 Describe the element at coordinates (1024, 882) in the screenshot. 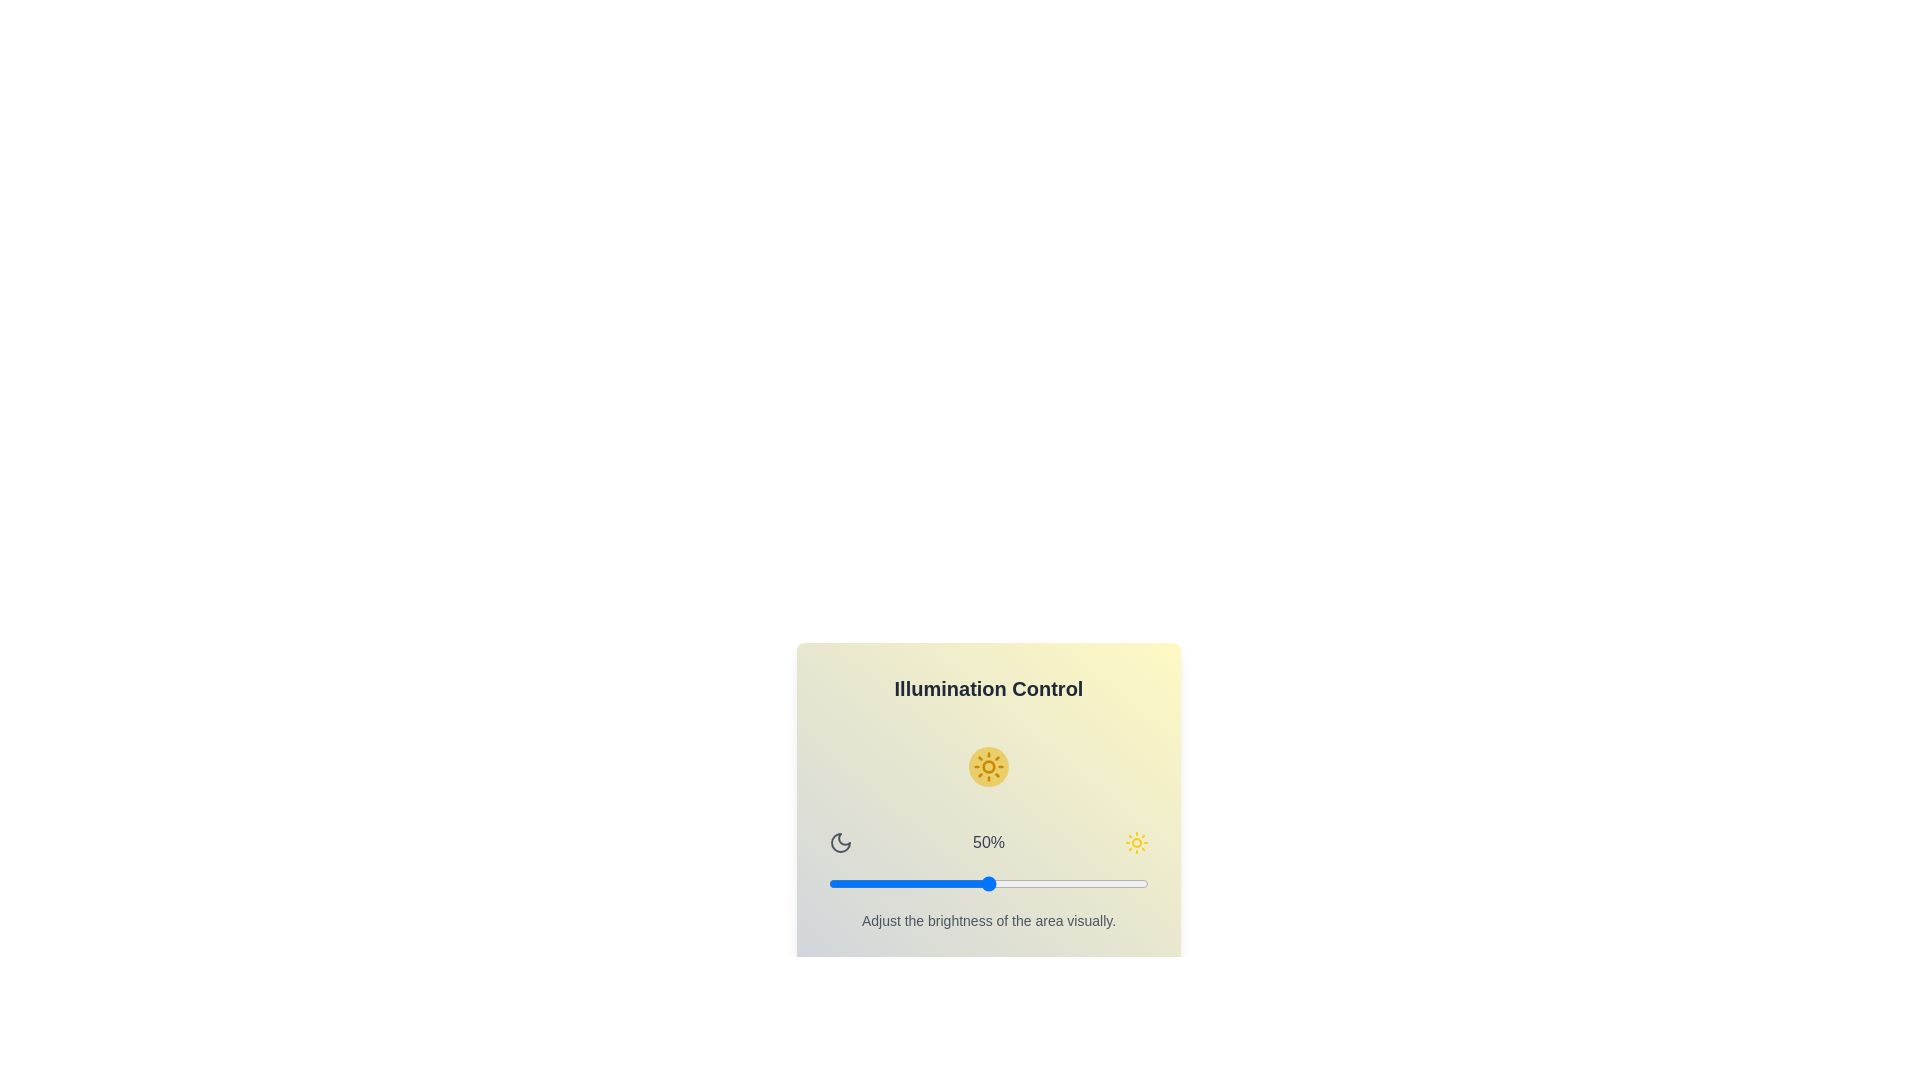

I see `the brightness slider to 61%` at that location.